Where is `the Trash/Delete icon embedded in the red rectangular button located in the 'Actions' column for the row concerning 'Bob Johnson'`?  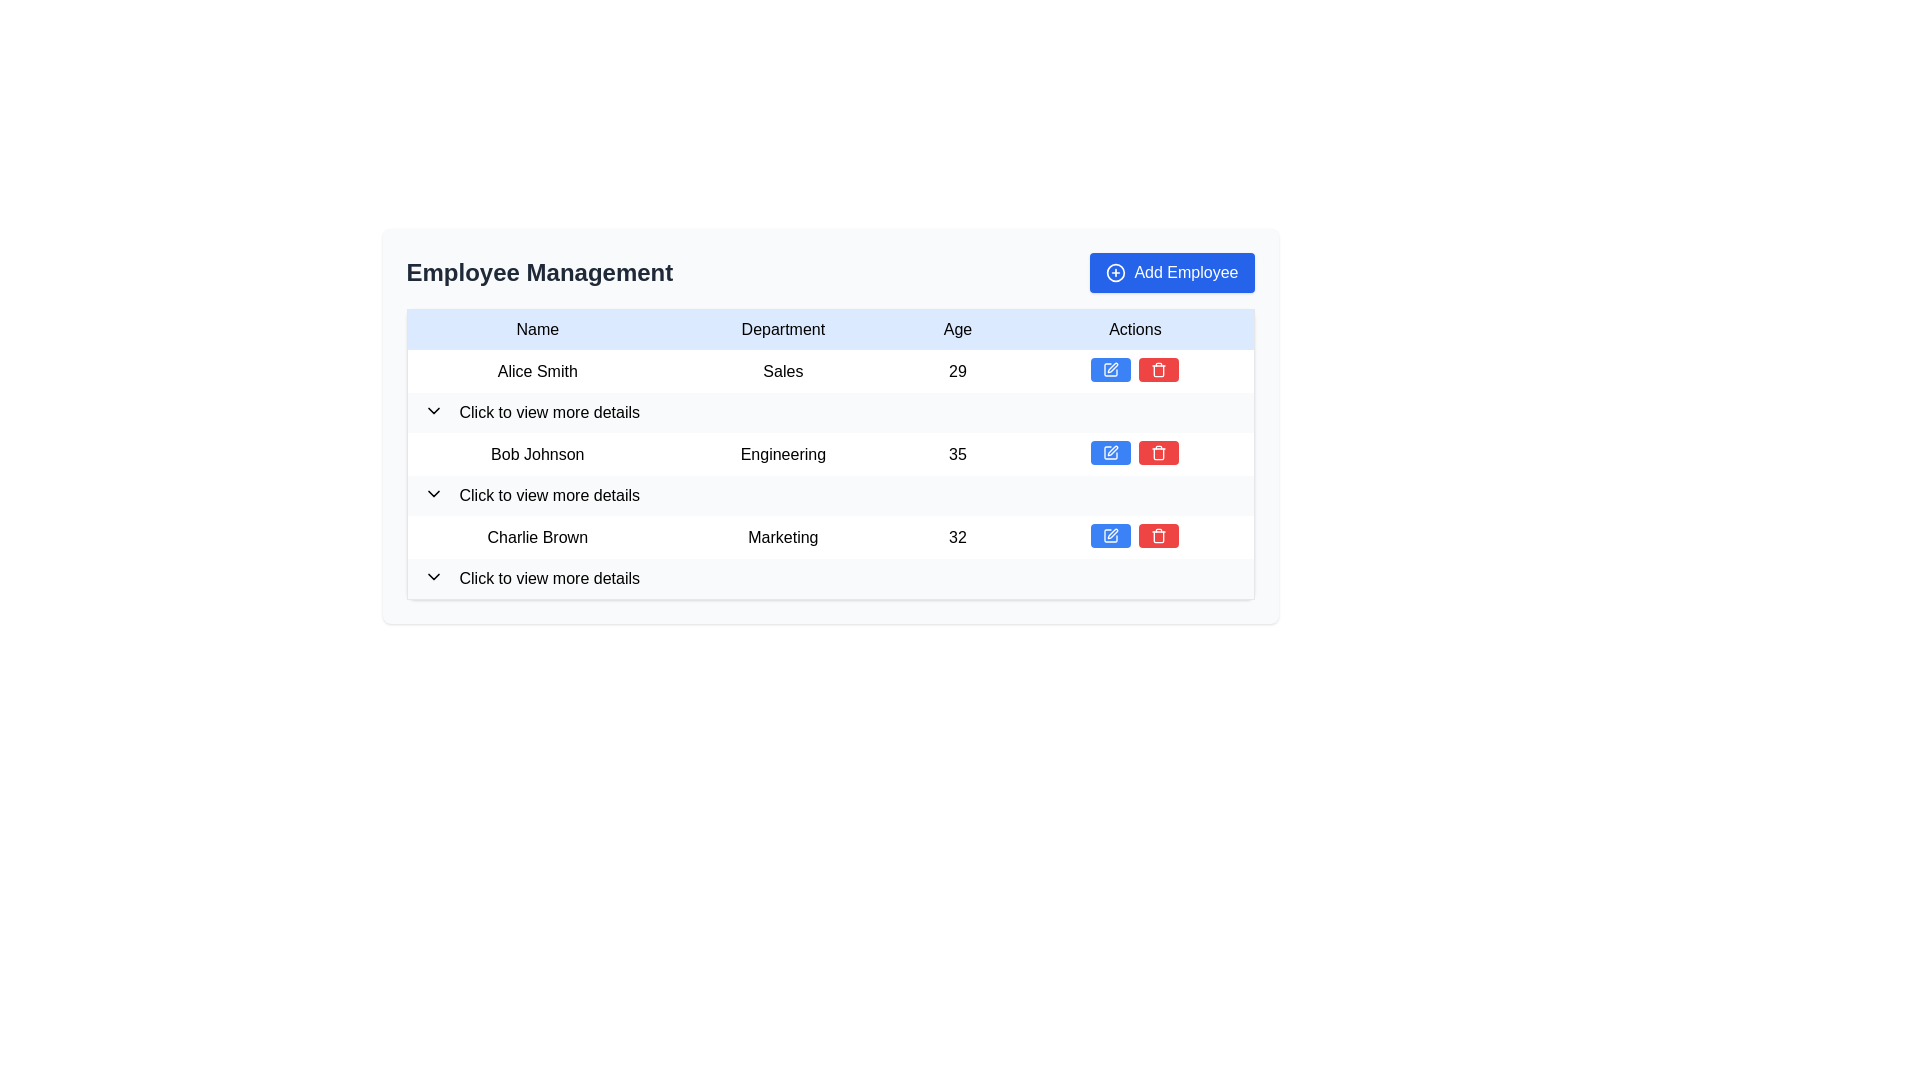
the Trash/Delete icon embedded in the red rectangular button located in the 'Actions' column for the row concerning 'Bob Johnson' is located at coordinates (1159, 452).